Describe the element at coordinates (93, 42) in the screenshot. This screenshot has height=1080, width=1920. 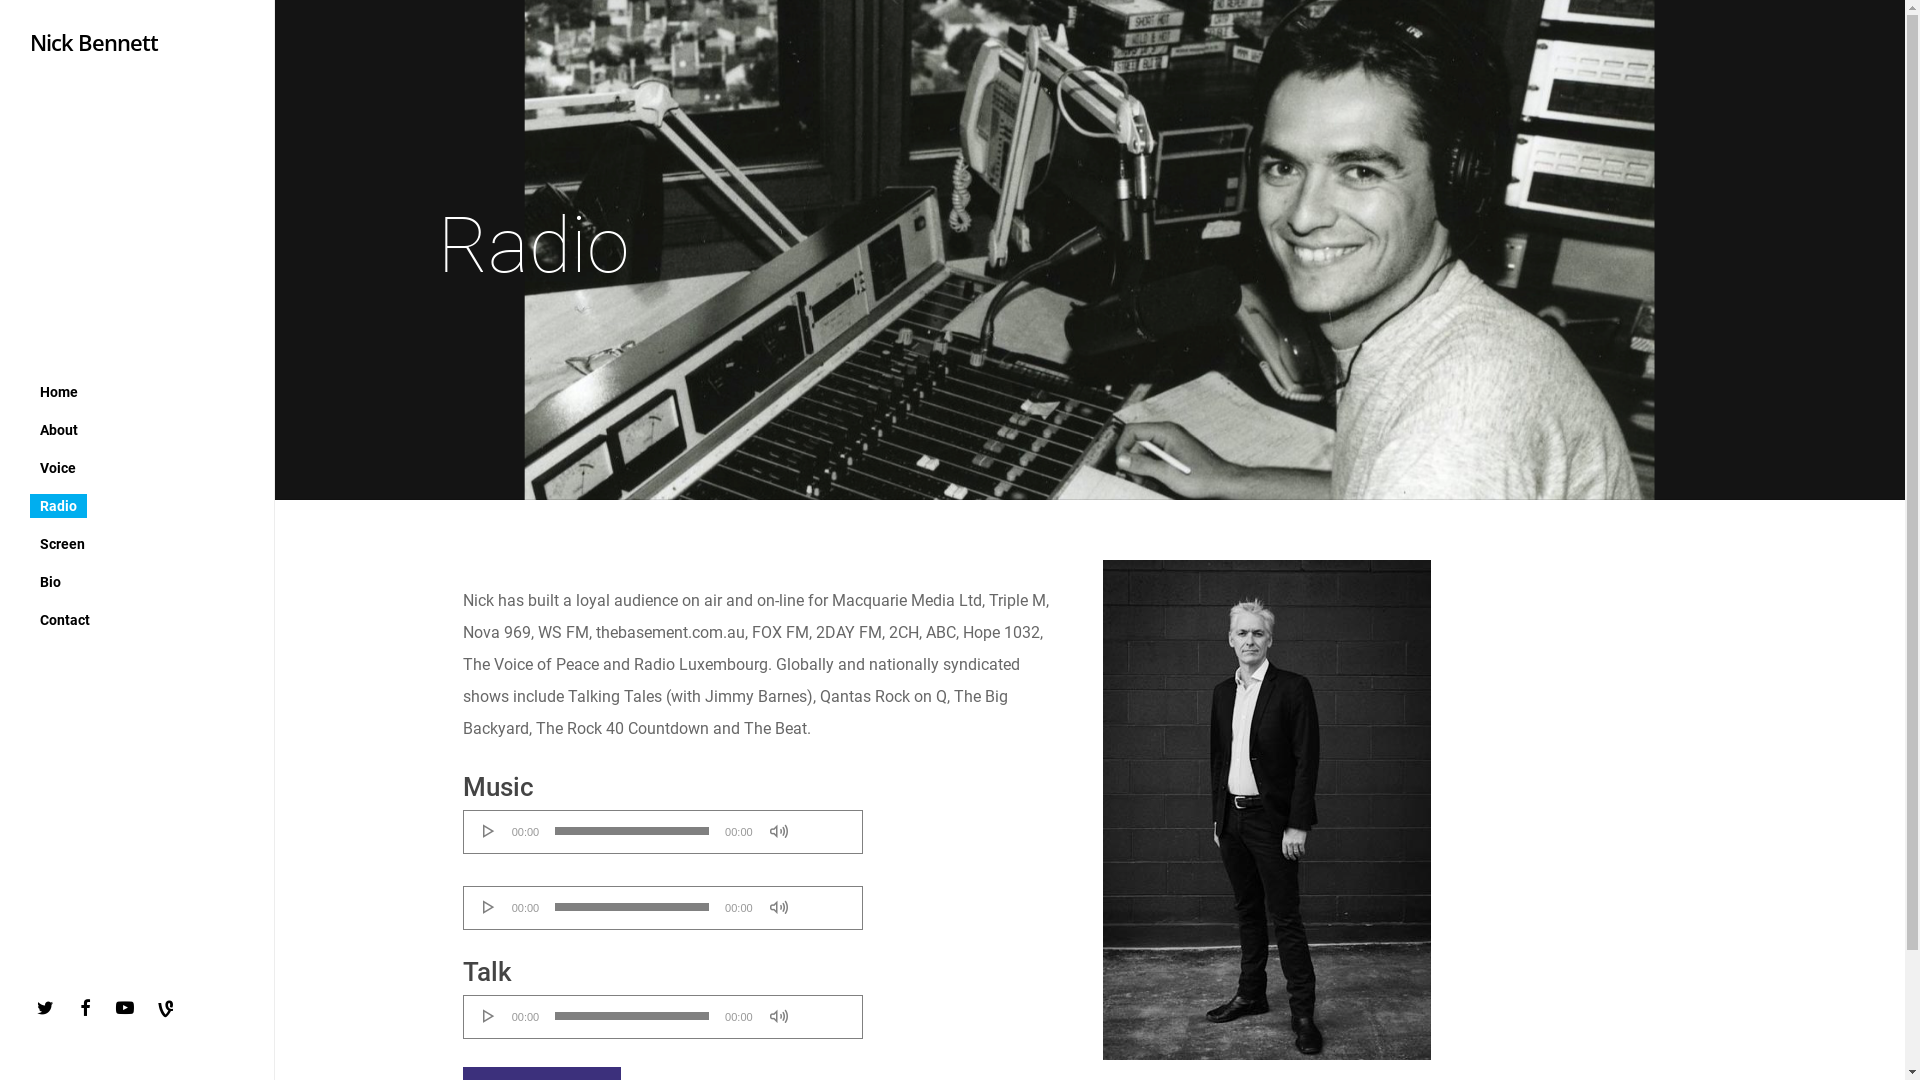
I see `'Nick Bennett'` at that location.